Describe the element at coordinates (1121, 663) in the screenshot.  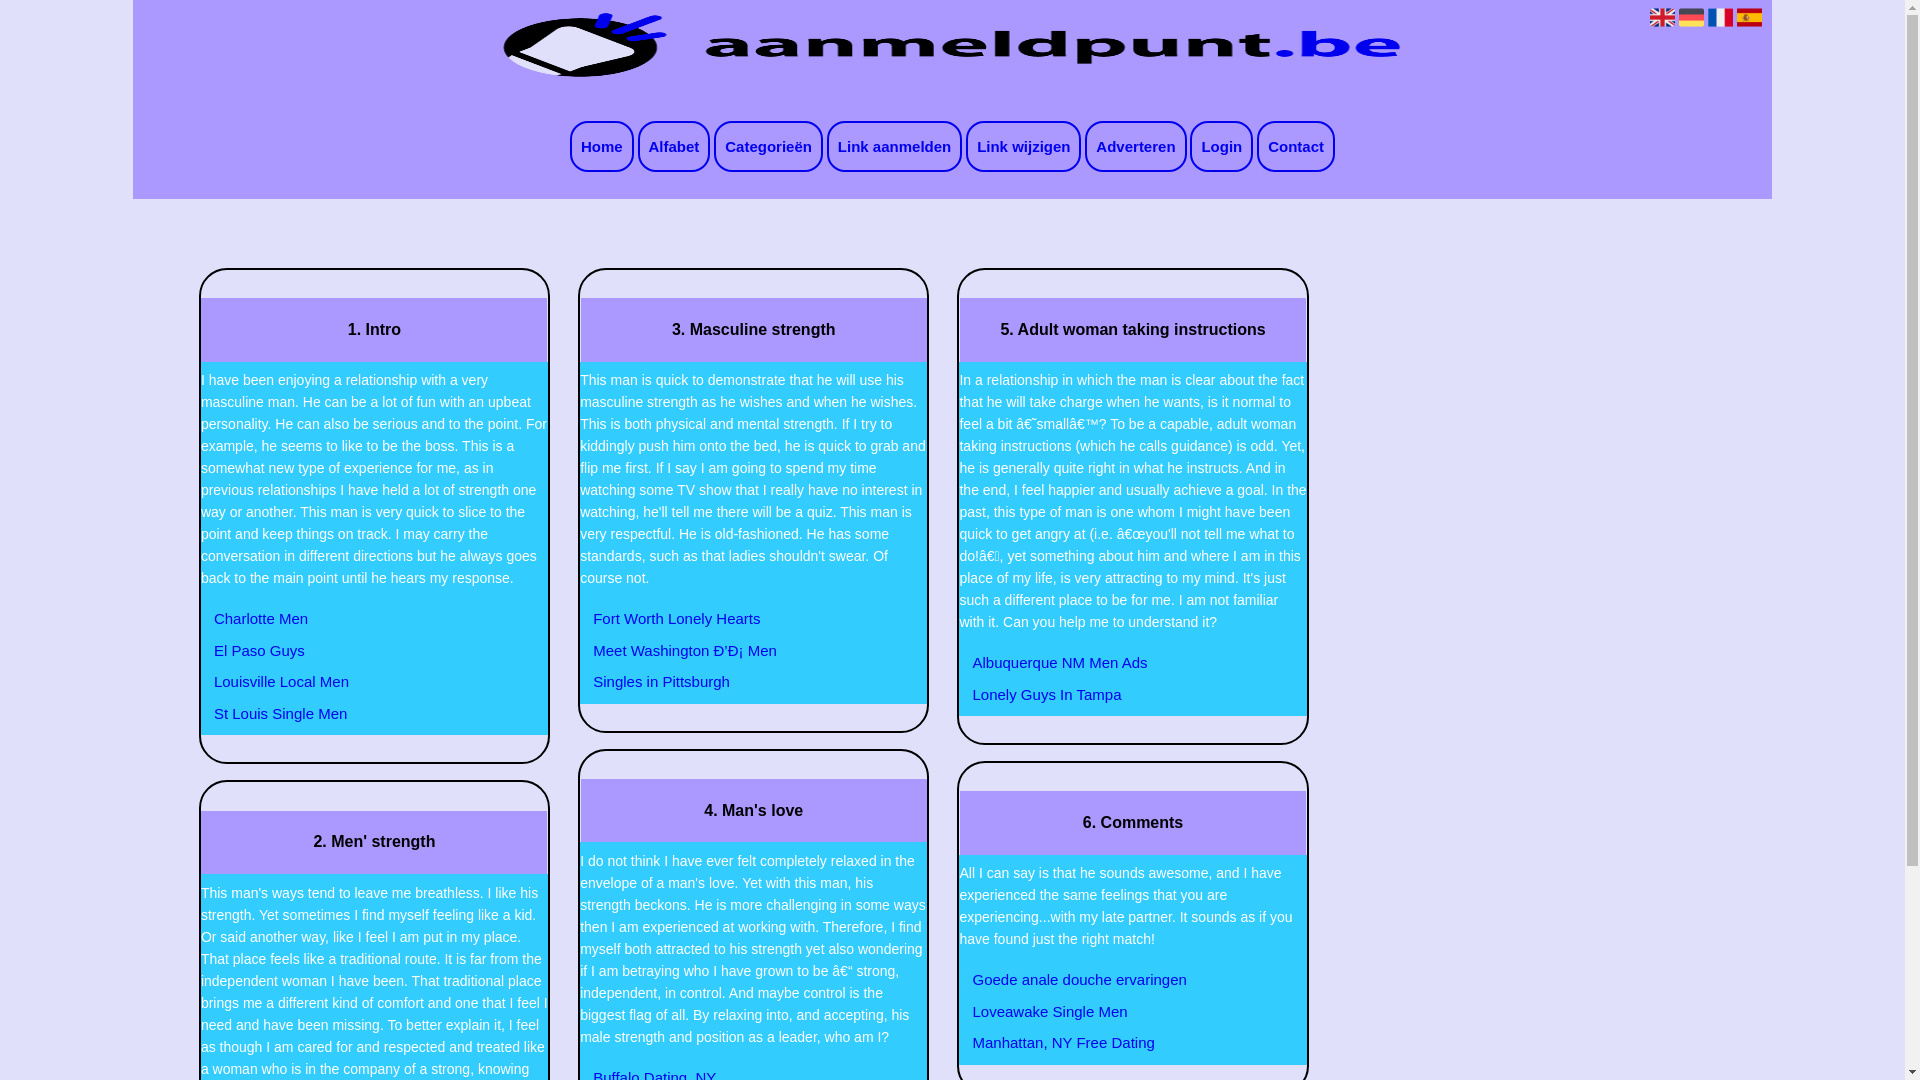
I see `'Albuquerque NM Men Ads'` at that location.